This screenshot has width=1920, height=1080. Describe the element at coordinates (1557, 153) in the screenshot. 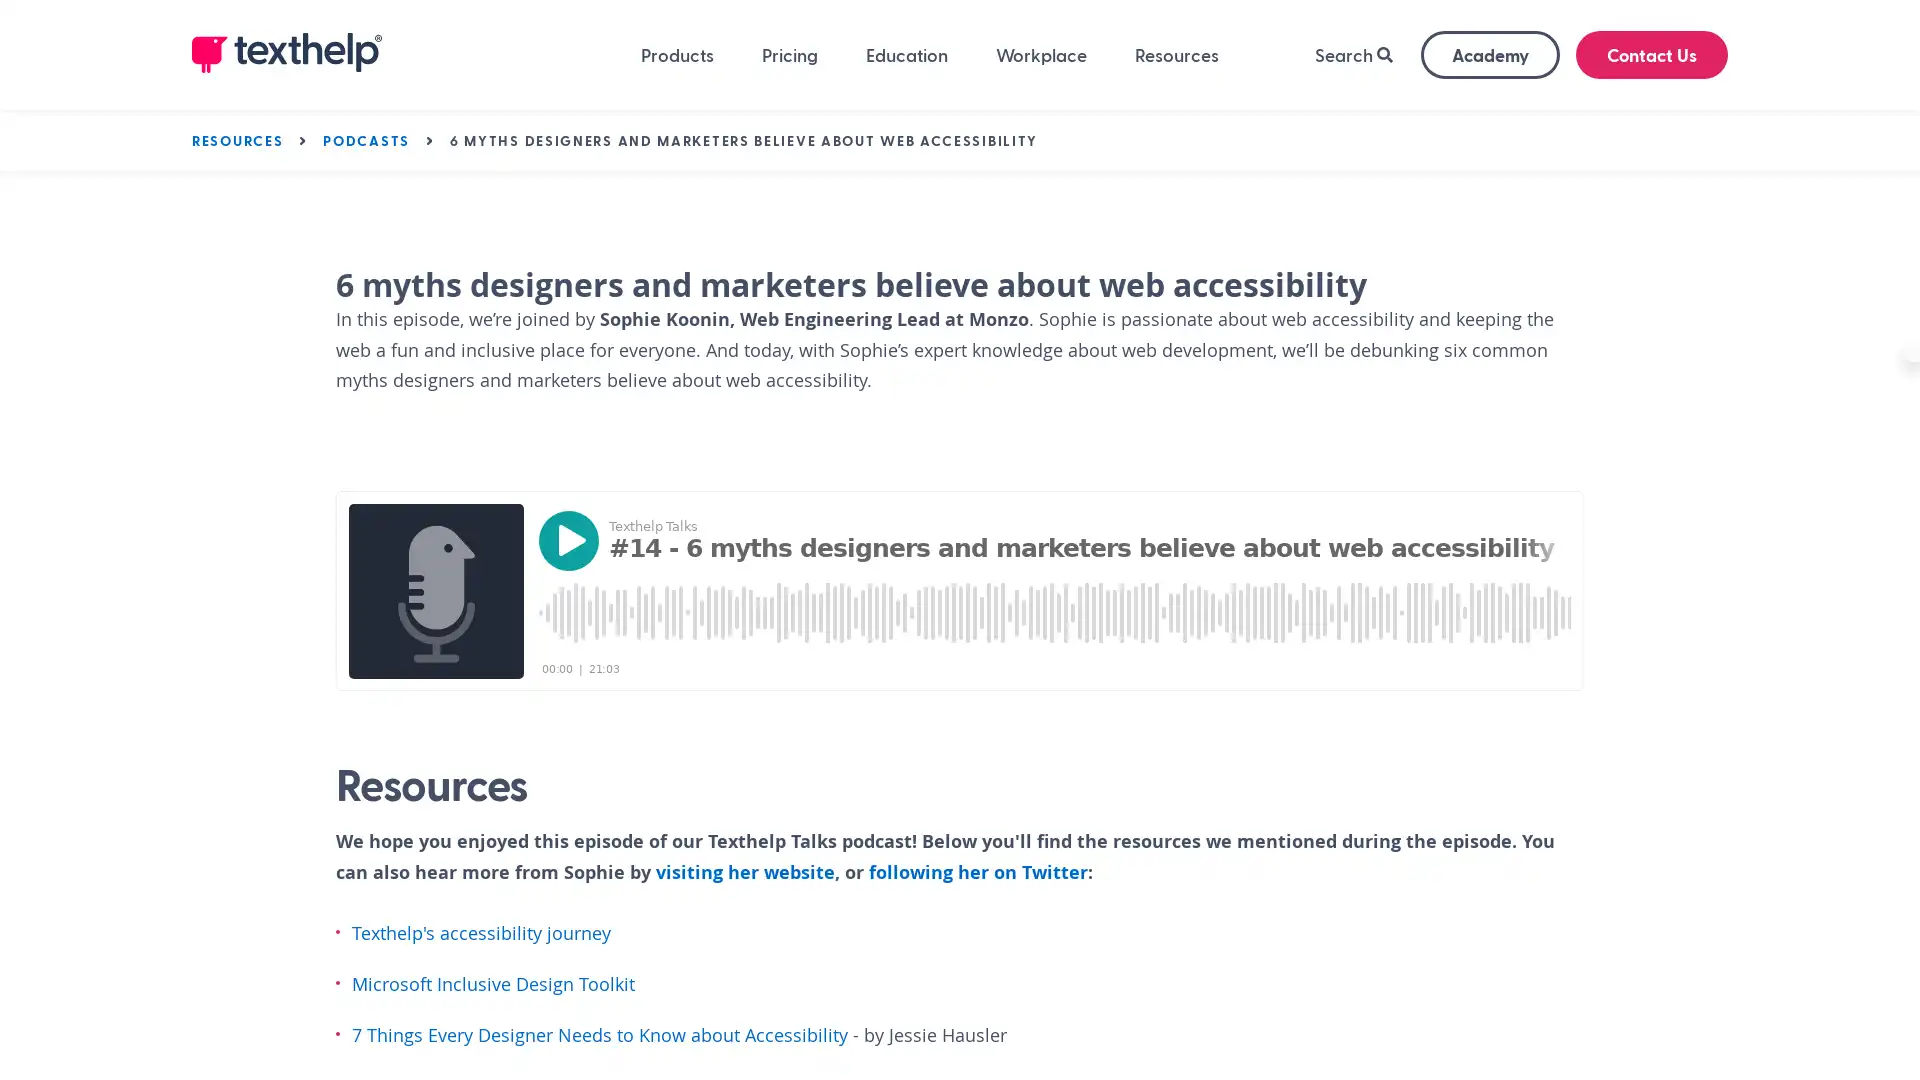

I see `Toggle Navigation` at that location.